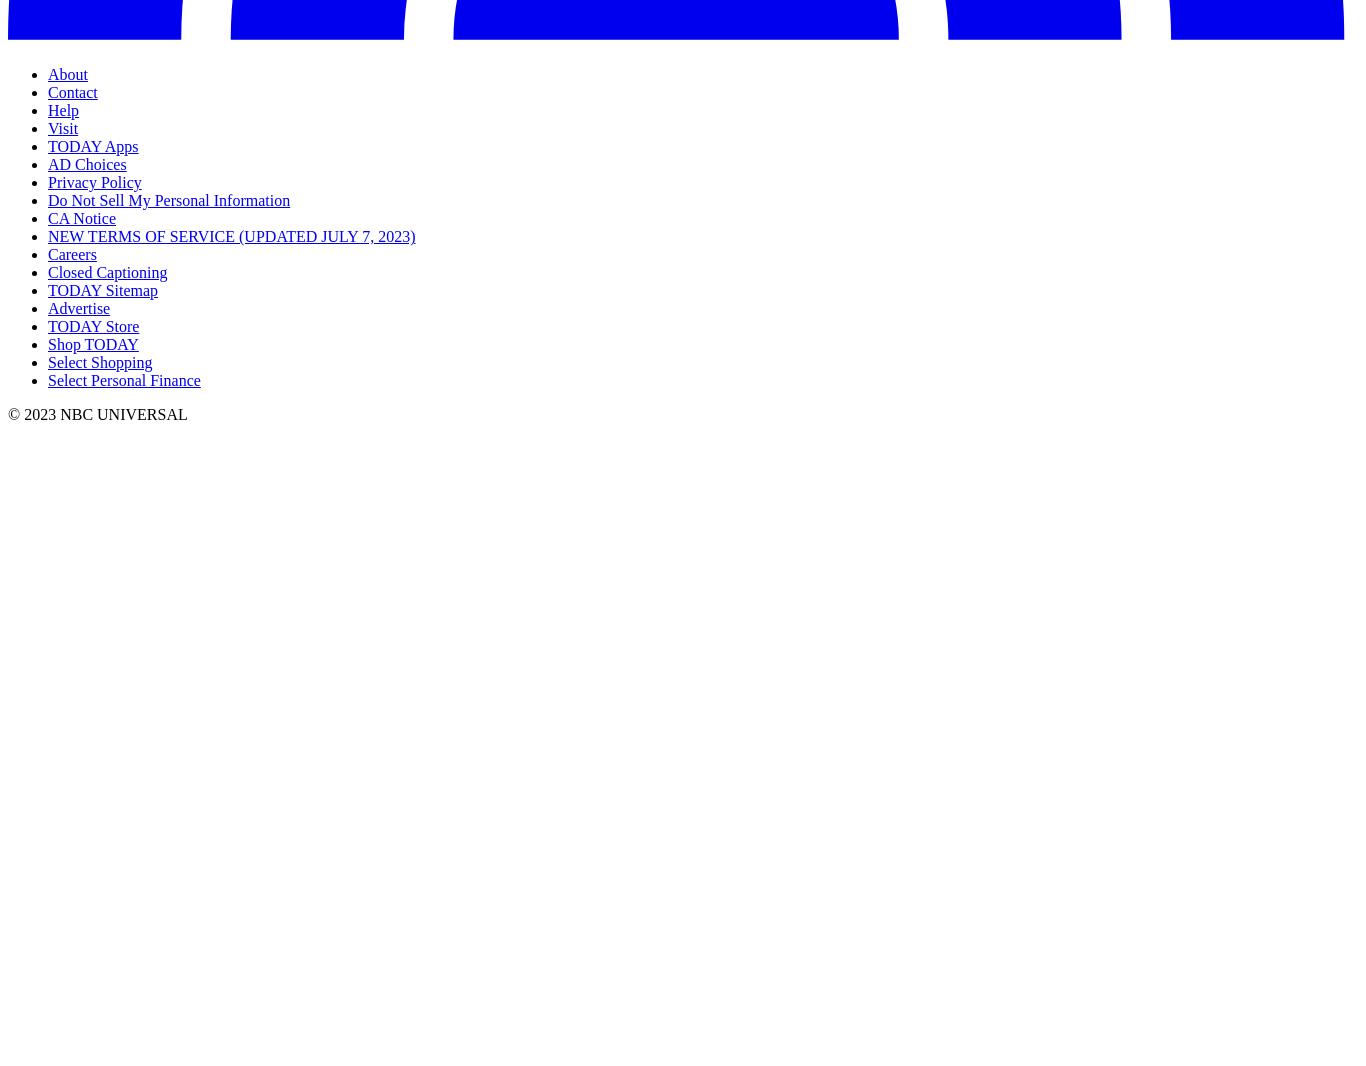  Describe the element at coordinates (93, 145) in the screenshot. I see `'TODAY Apps'` at that location.